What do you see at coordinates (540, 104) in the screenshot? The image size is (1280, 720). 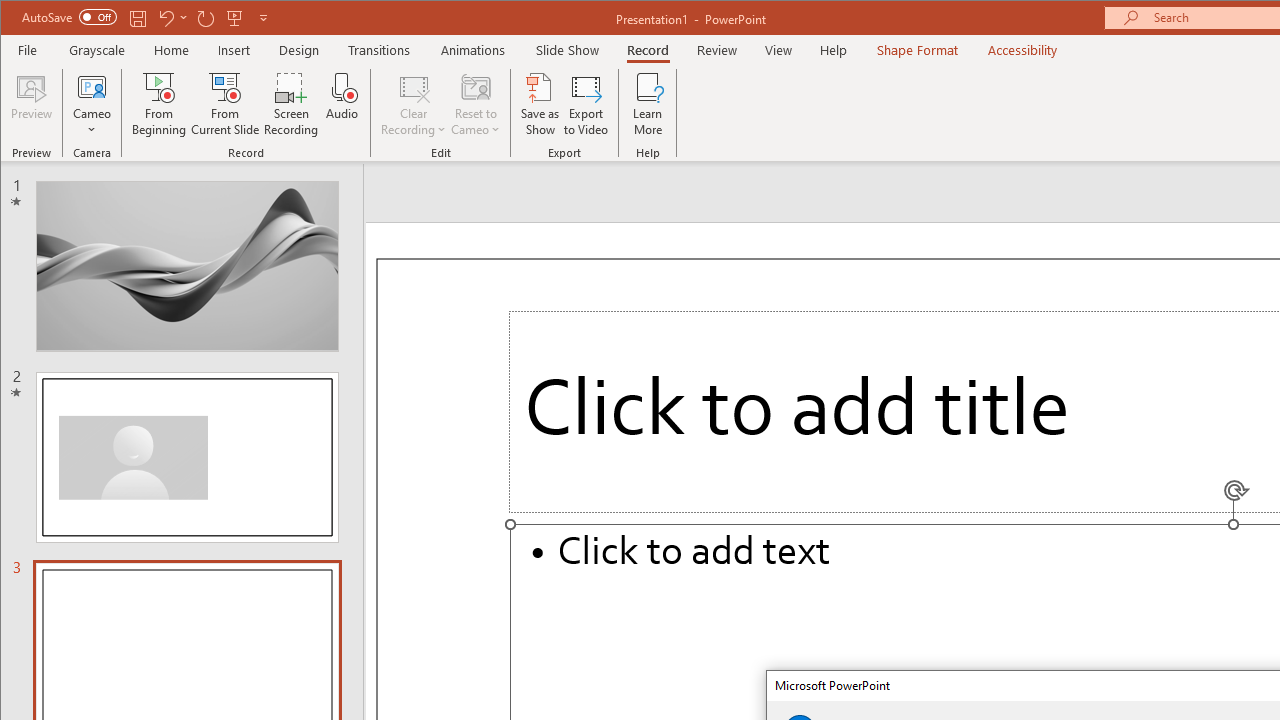 I see `'Save as Show'` at bounding box center [540, 104].